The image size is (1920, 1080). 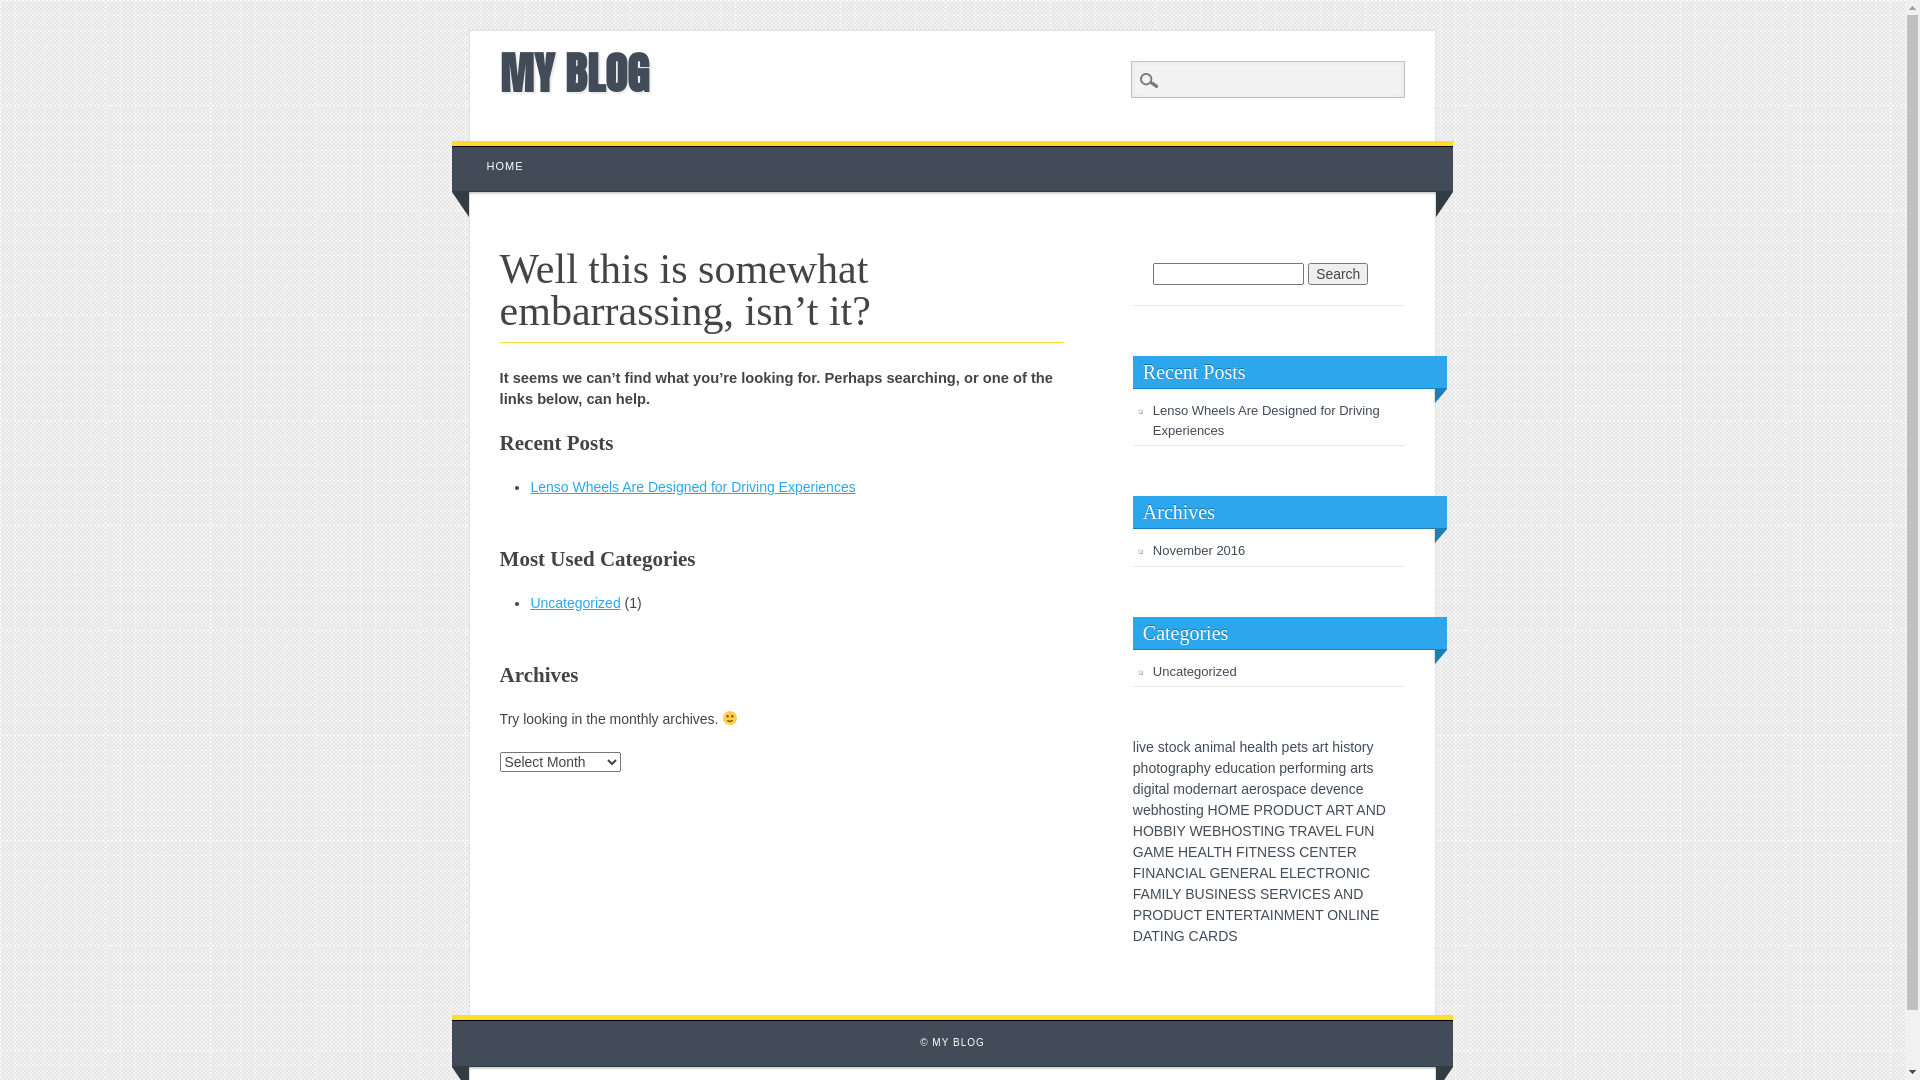 What do you see at coordinates (1261, 830) in the screenshot?
I see `'I'` at bounding box center [1261, 830].